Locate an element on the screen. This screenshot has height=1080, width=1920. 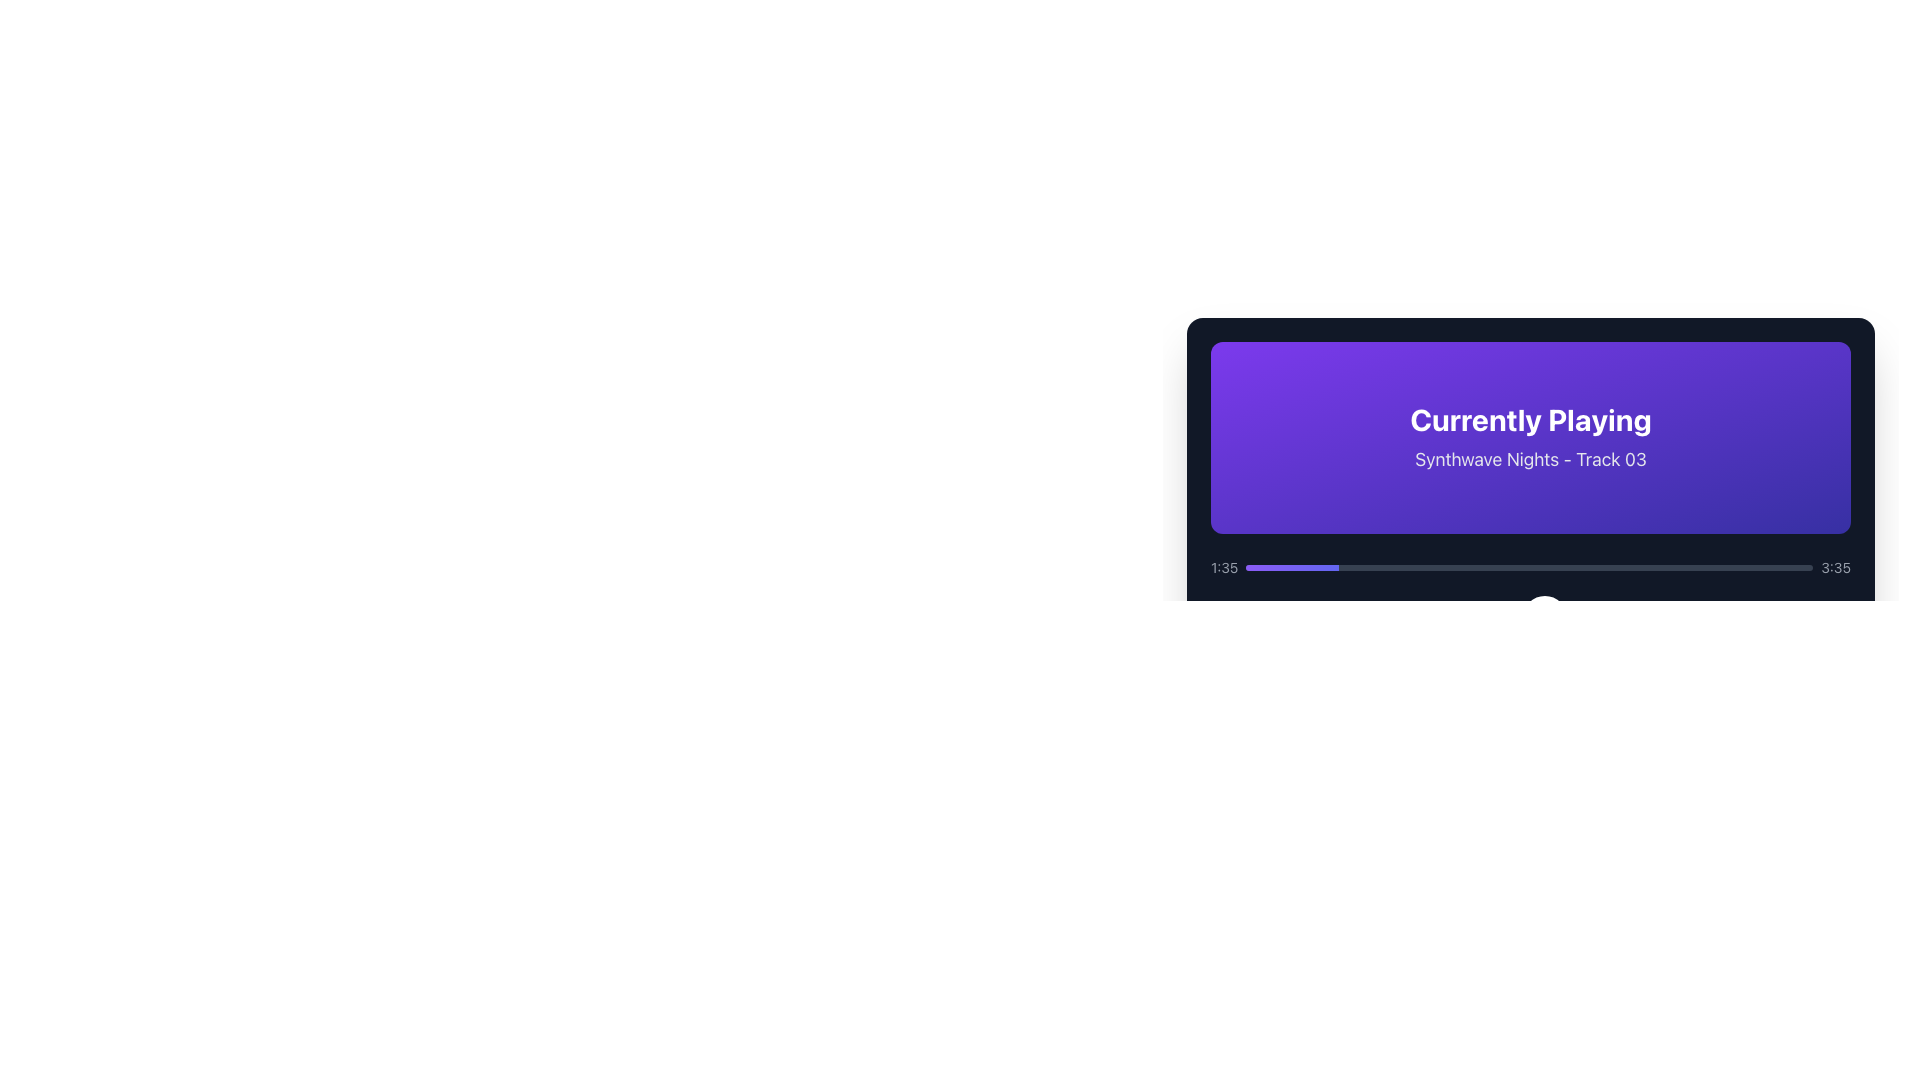
the thin, horizontal progress bar located between the time labels '1:35' and '3:35', which indicates progress with a gradient fill is located at coordinates (1528, 567).